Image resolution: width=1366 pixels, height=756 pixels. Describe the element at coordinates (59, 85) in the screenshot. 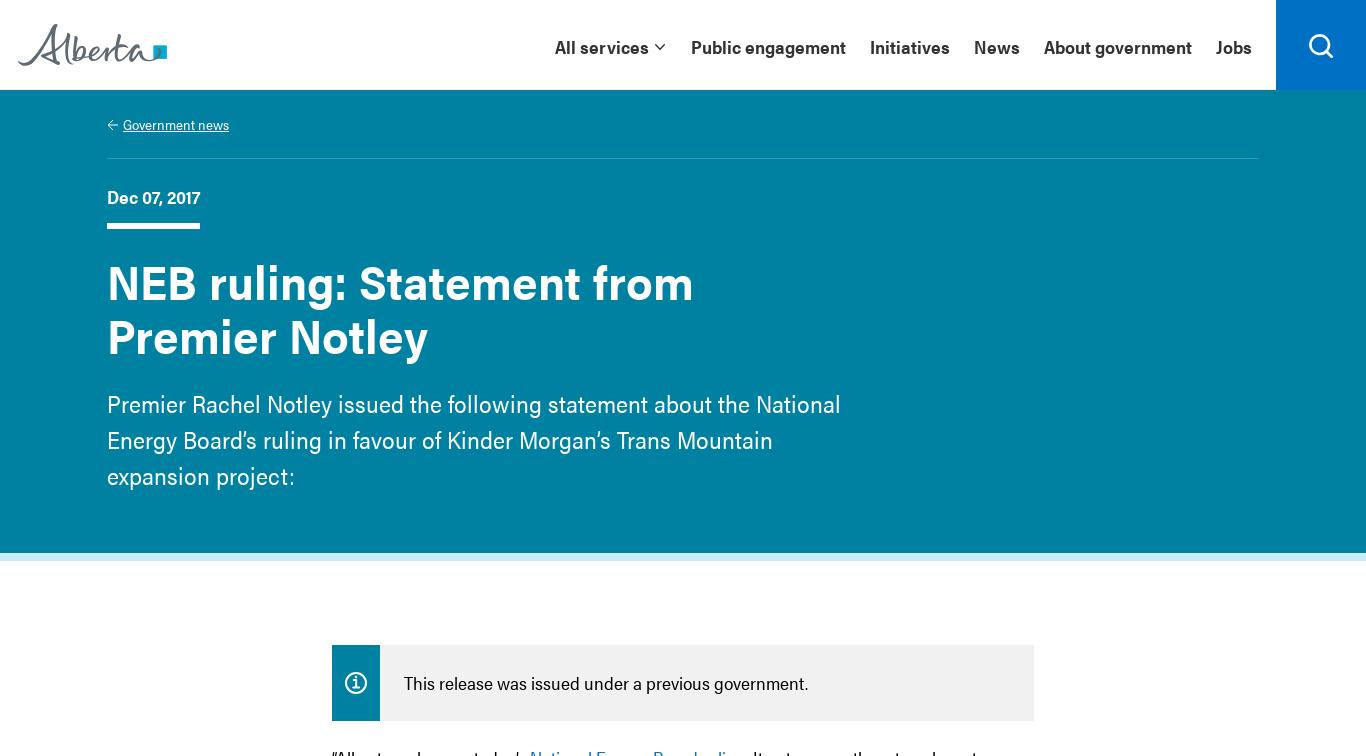

I see `'Alberta.ca'` at that location.